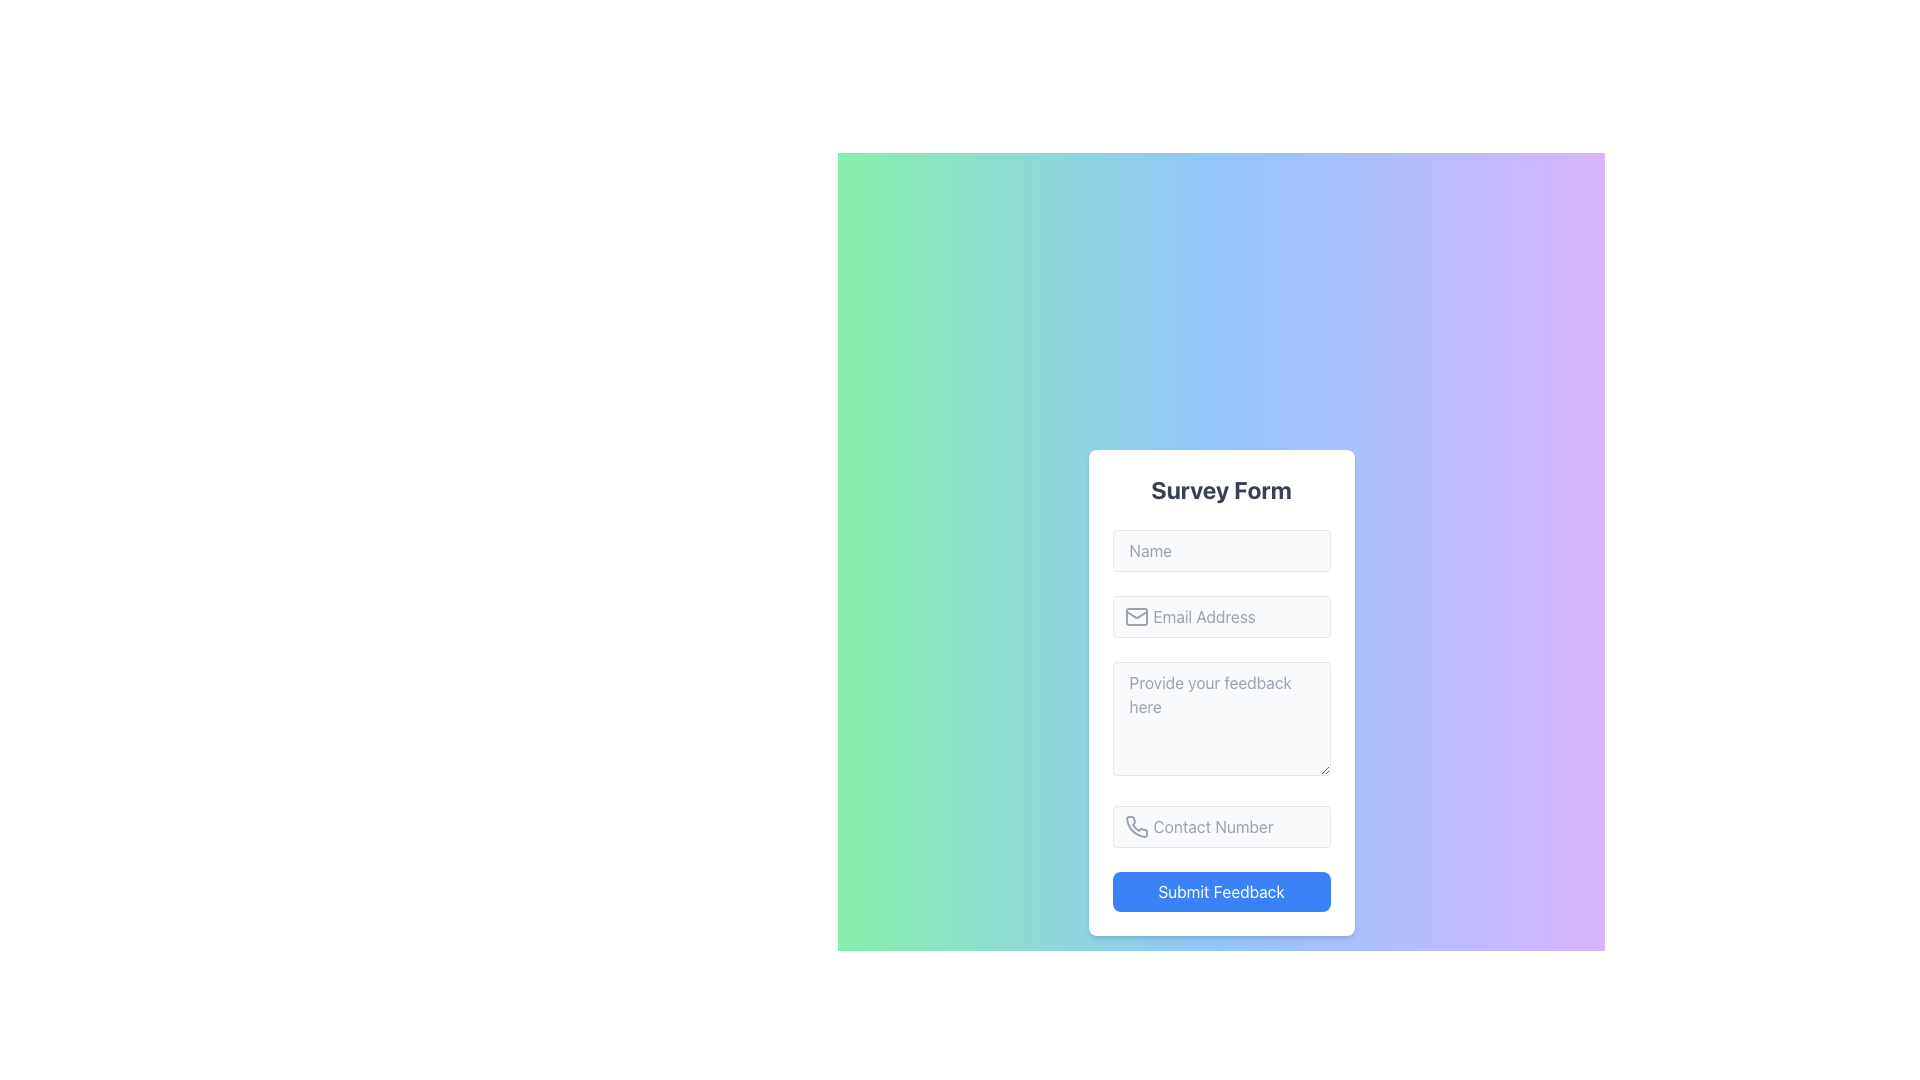 Image resolution: width=1920 pixels, height=1080 pixels. I want to click on the small gray phone icon with a stroke design, located to the left of the 'Contact Number' text input field, so click(1136, 826).